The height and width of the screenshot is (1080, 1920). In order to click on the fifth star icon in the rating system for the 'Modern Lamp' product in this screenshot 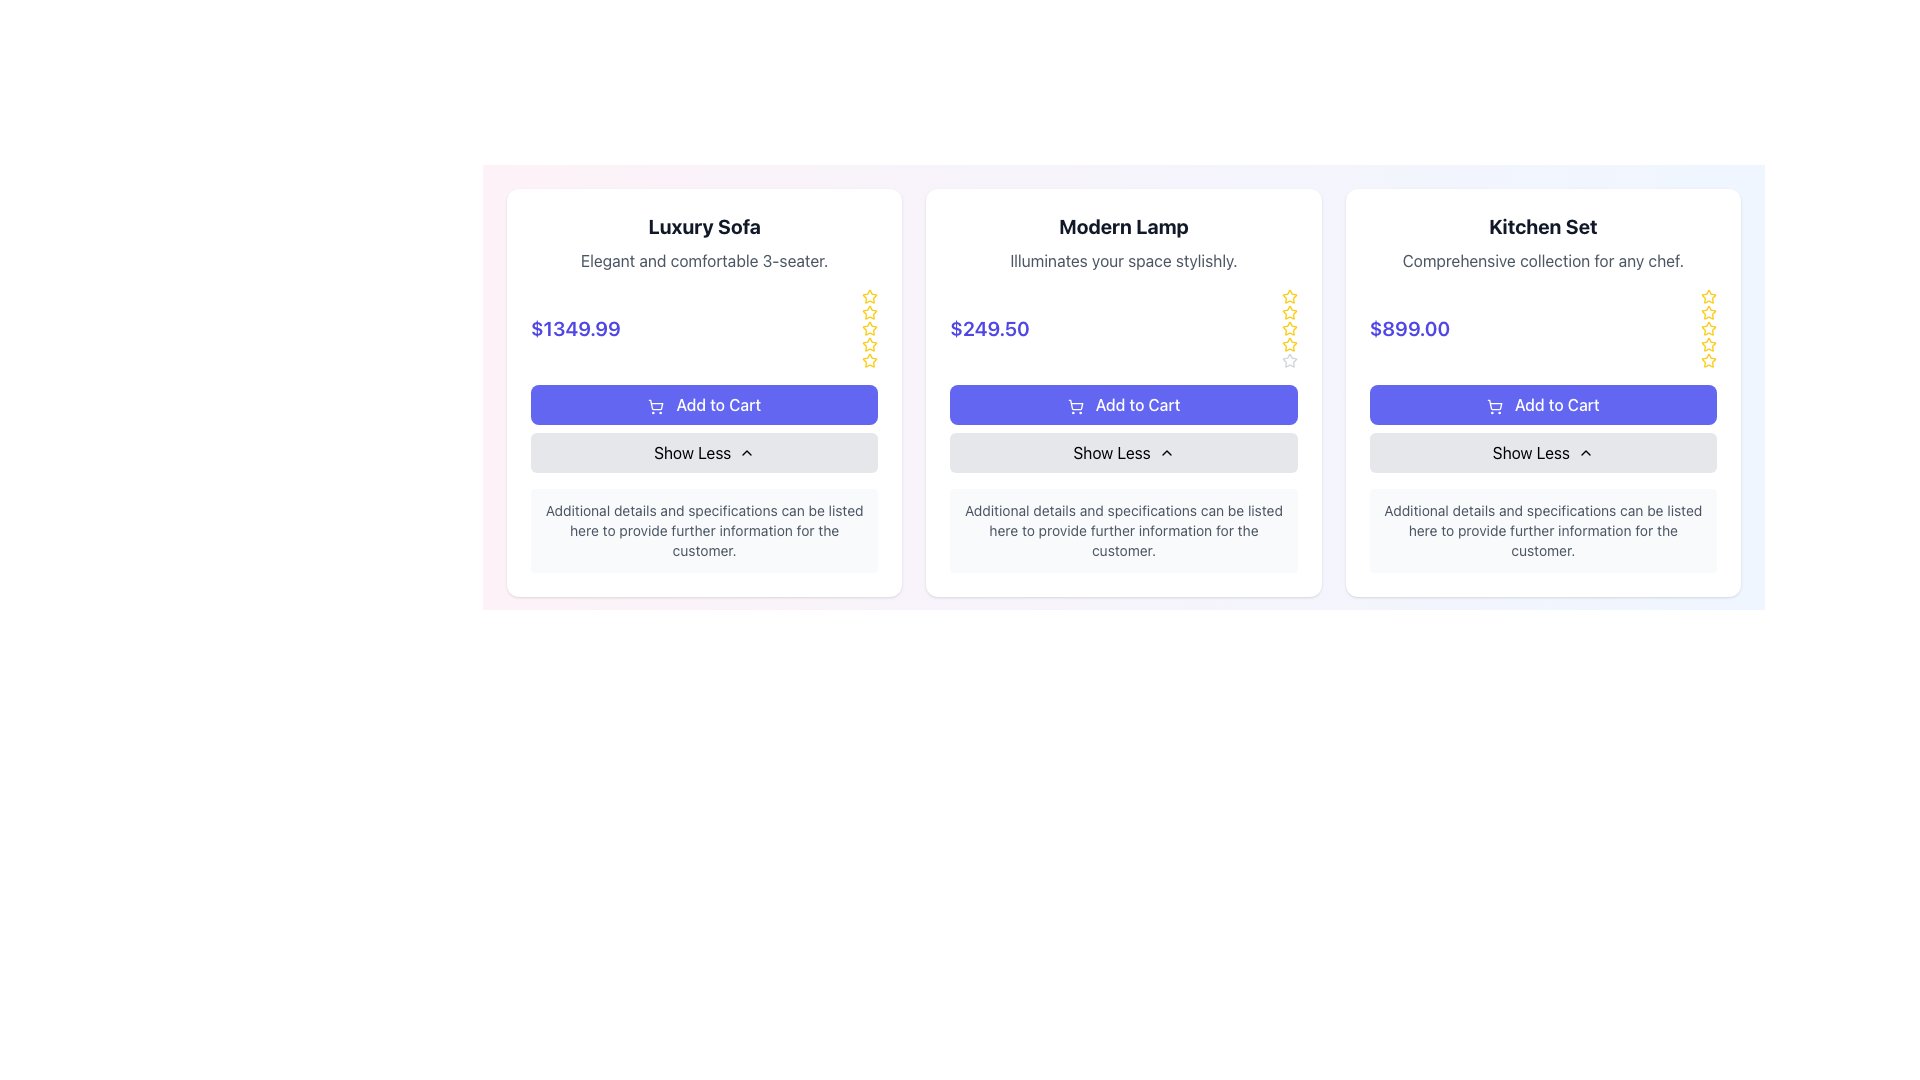, I will do `click(1289, 296)`.